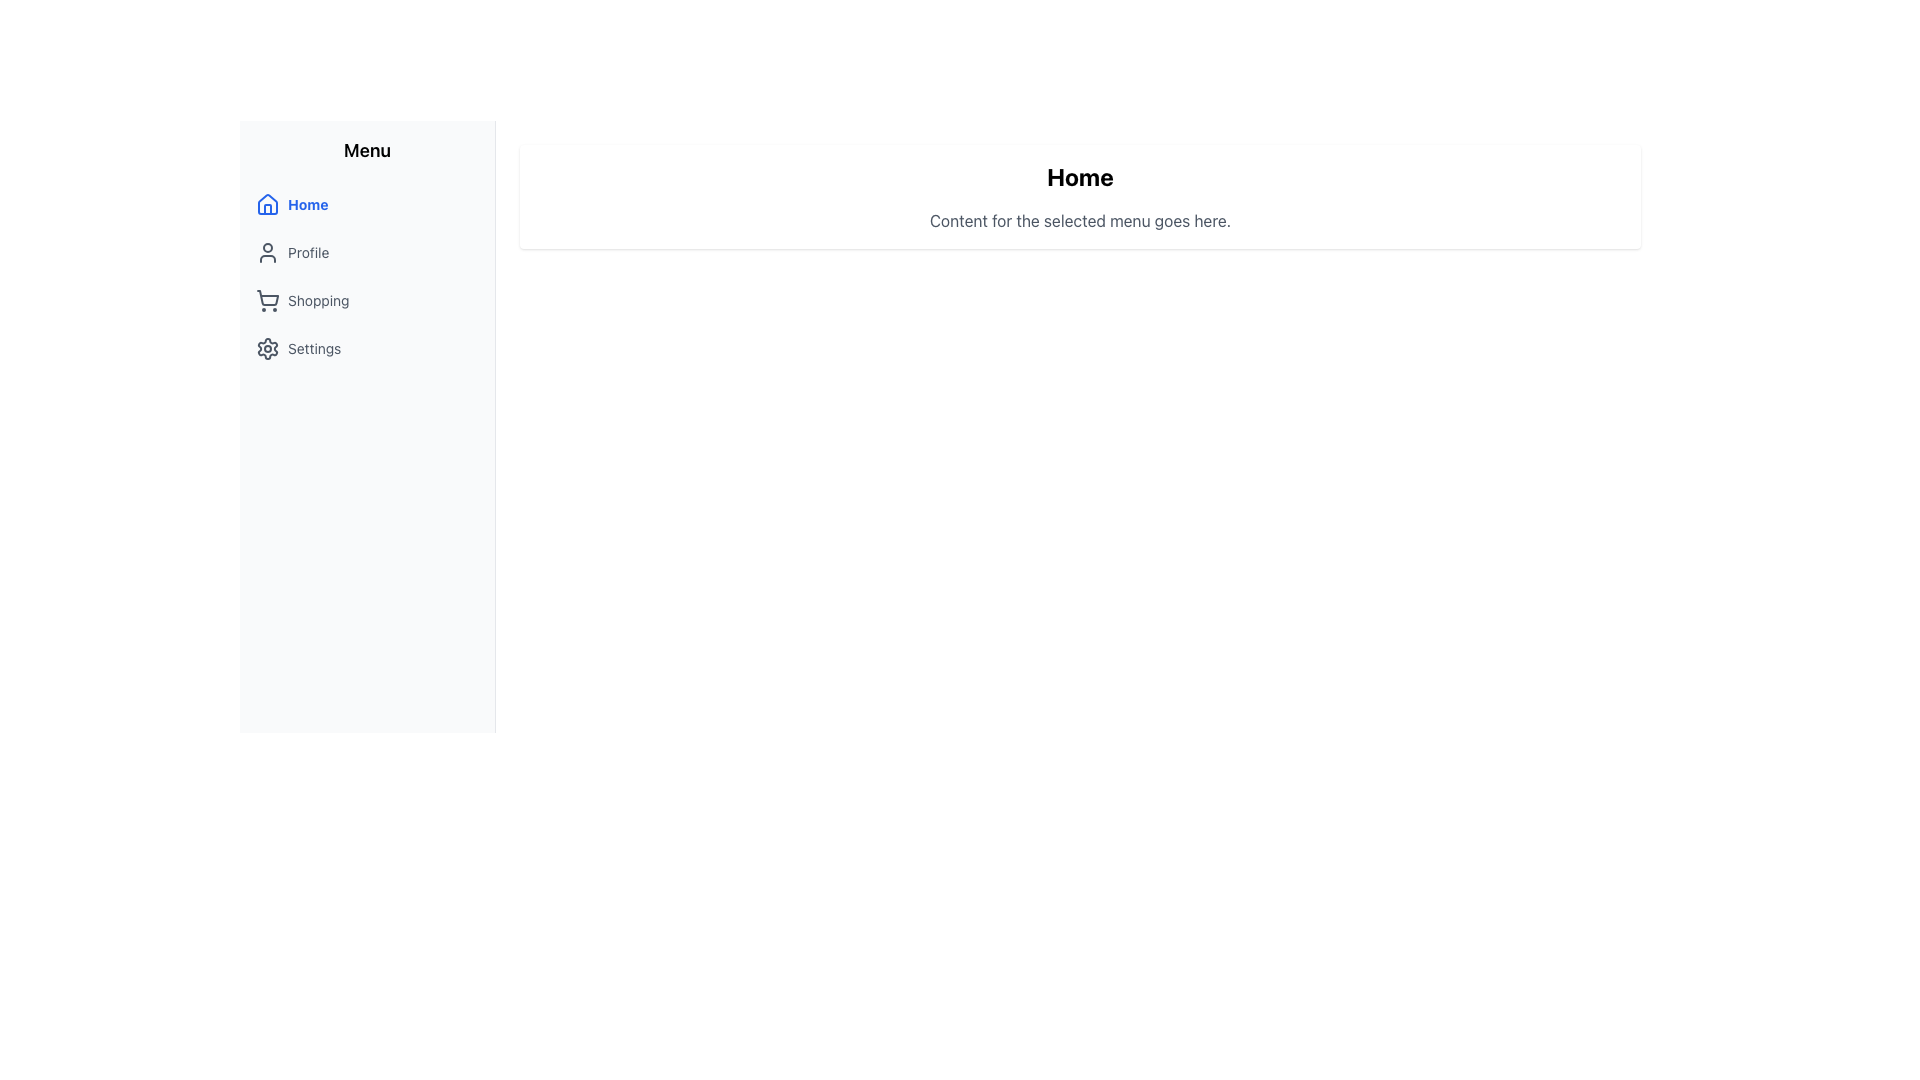 This screenshot has height=1080, width=1920. Describe the element at coordinates (317, 300) in the screenshot. I see `the 'Shopping' text label in the navigation menu` at that location.